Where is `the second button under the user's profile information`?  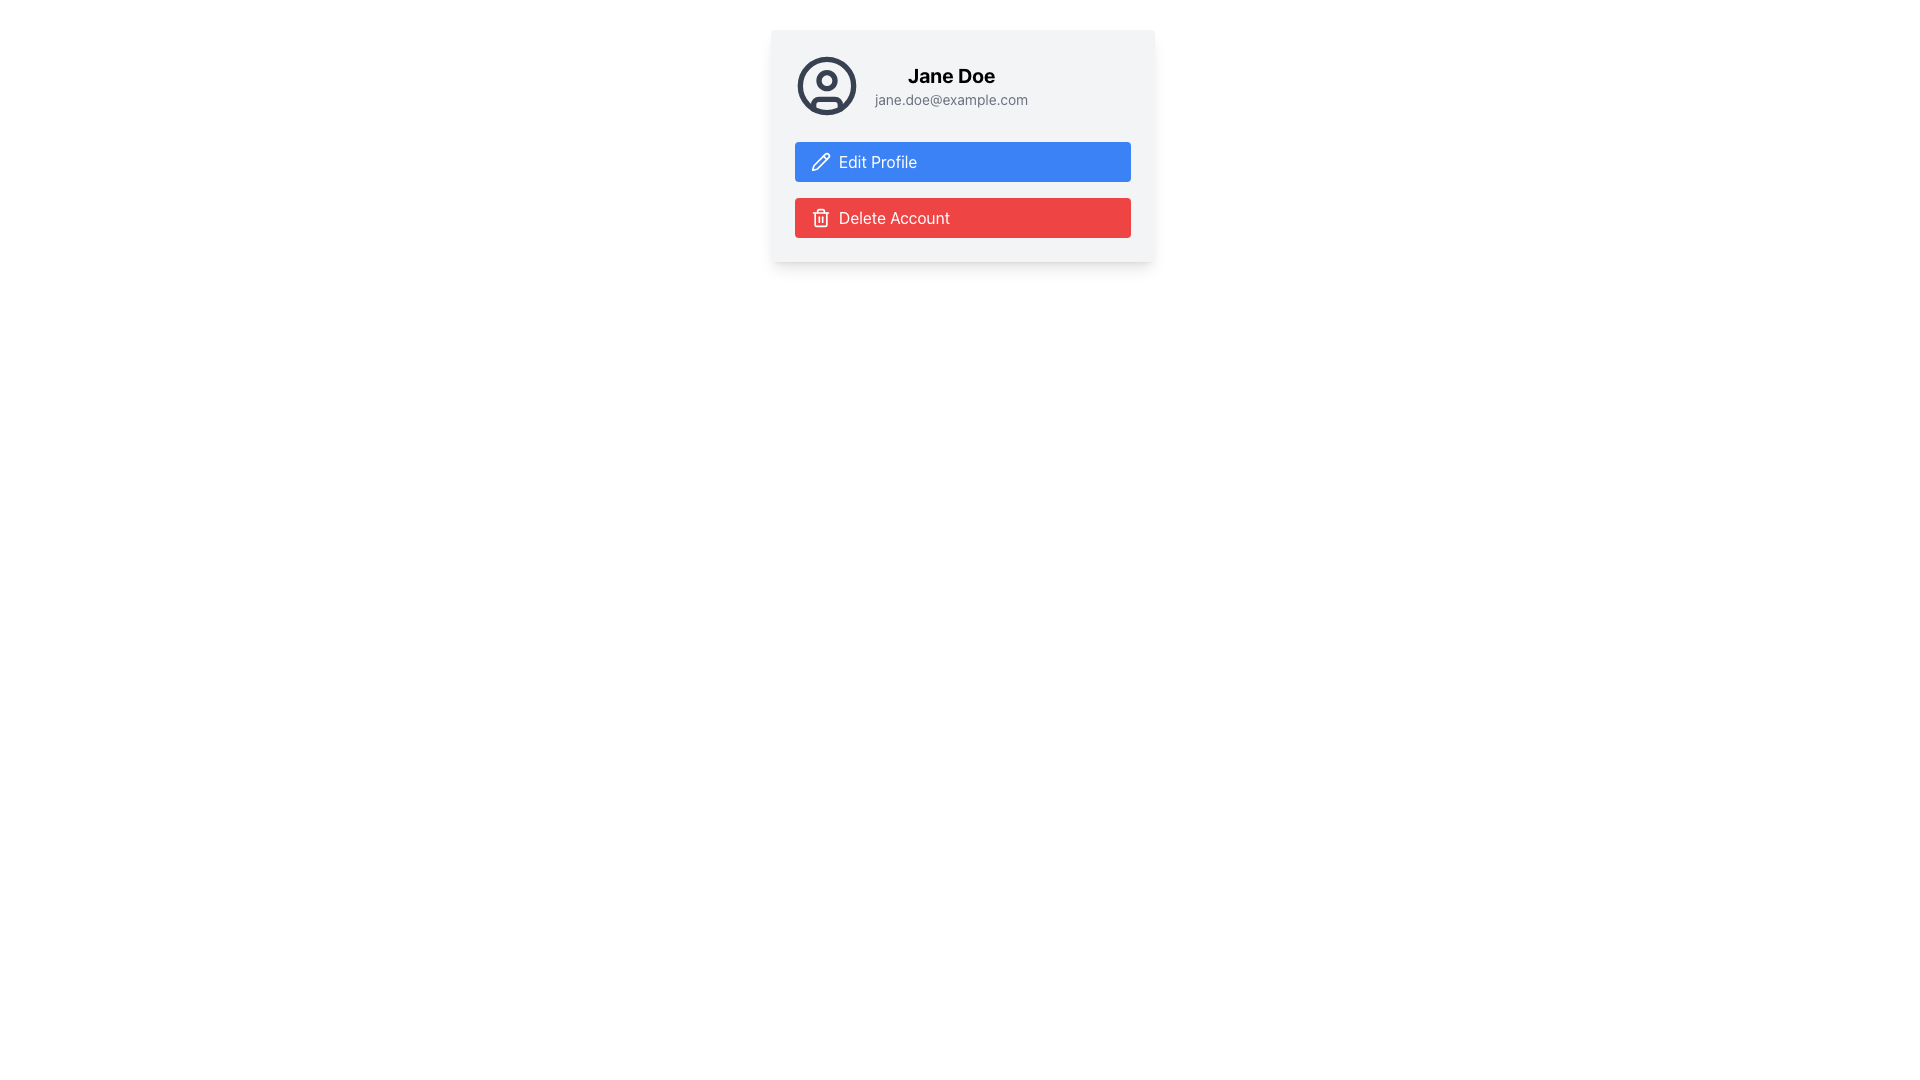
the second button under the user's profile information is located at coordinates (963, 218).